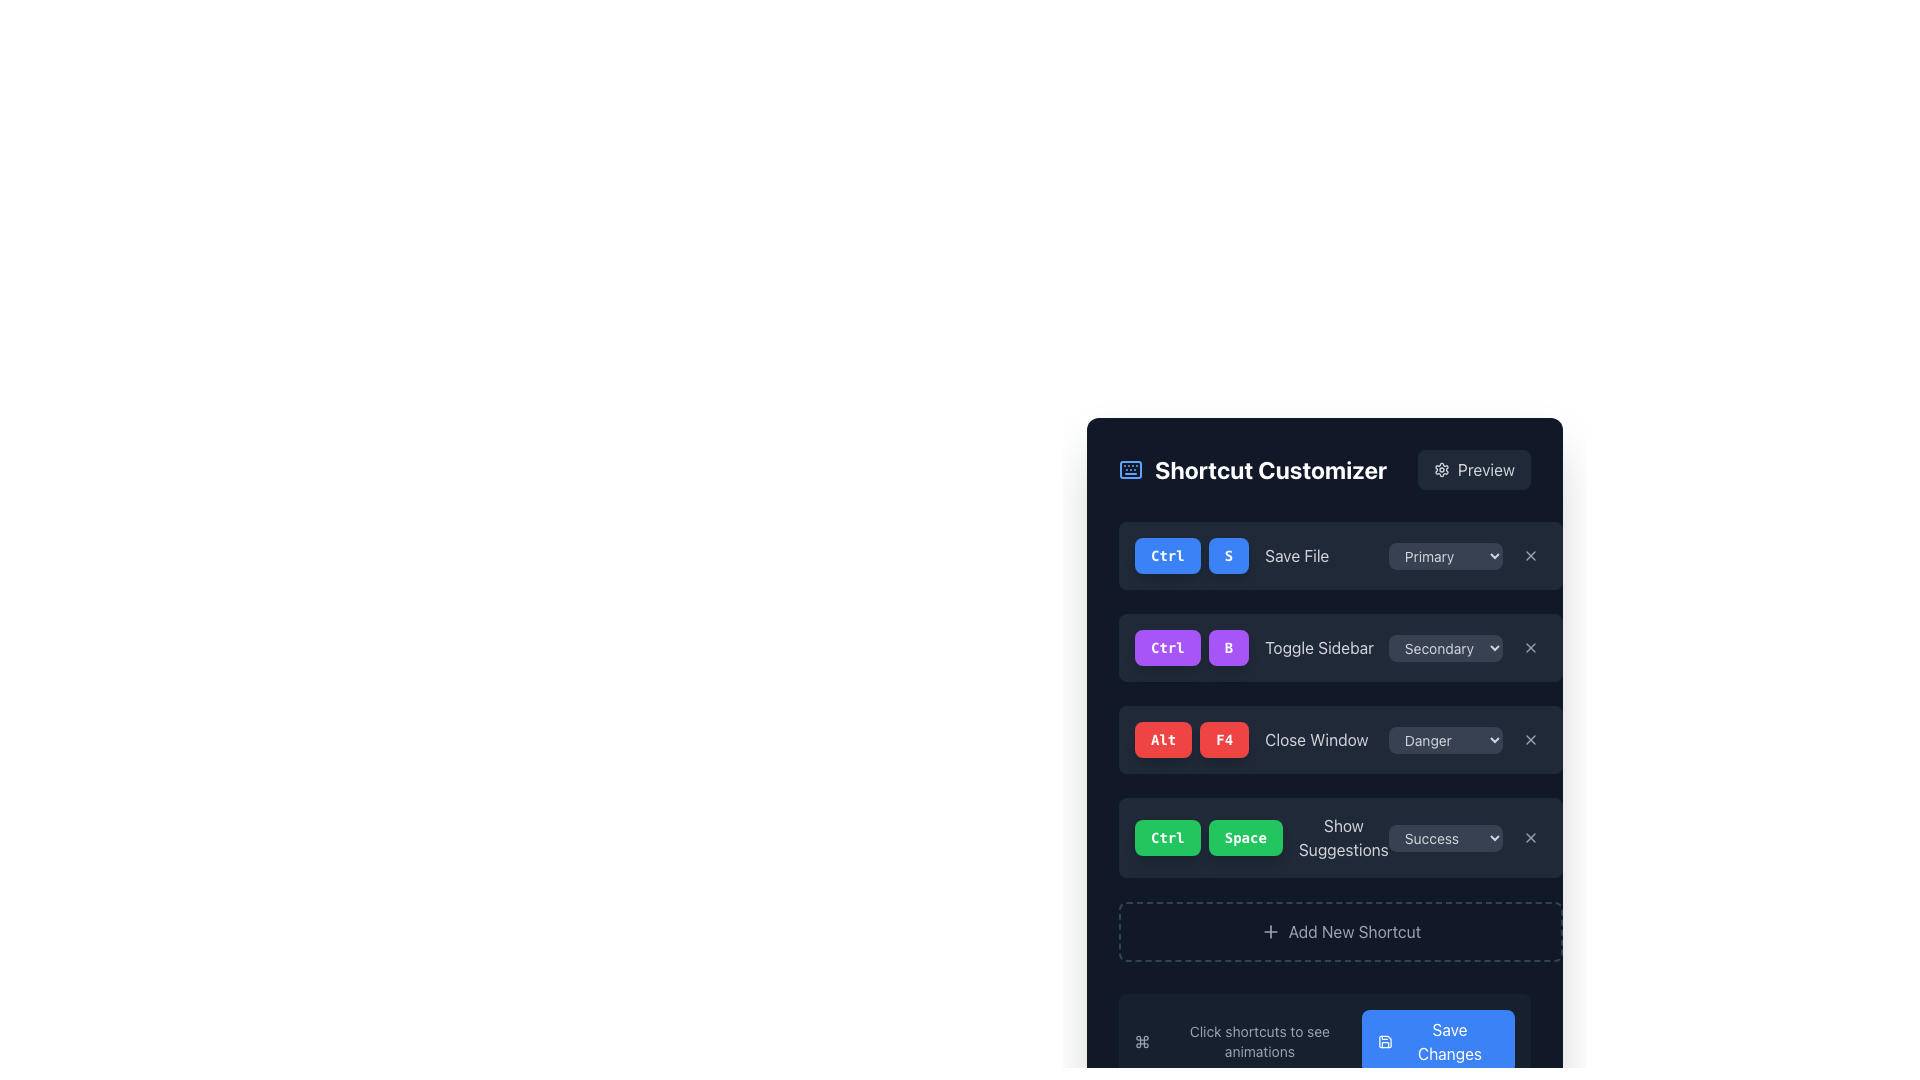 This screenshot has height=1080, width=1920. What do you see at coordinates (1445, 837) in the screenshot?
I see `the dropdown menu trigger button labeled 'Success', which is positioned second` at bounding box center [1445, 837].